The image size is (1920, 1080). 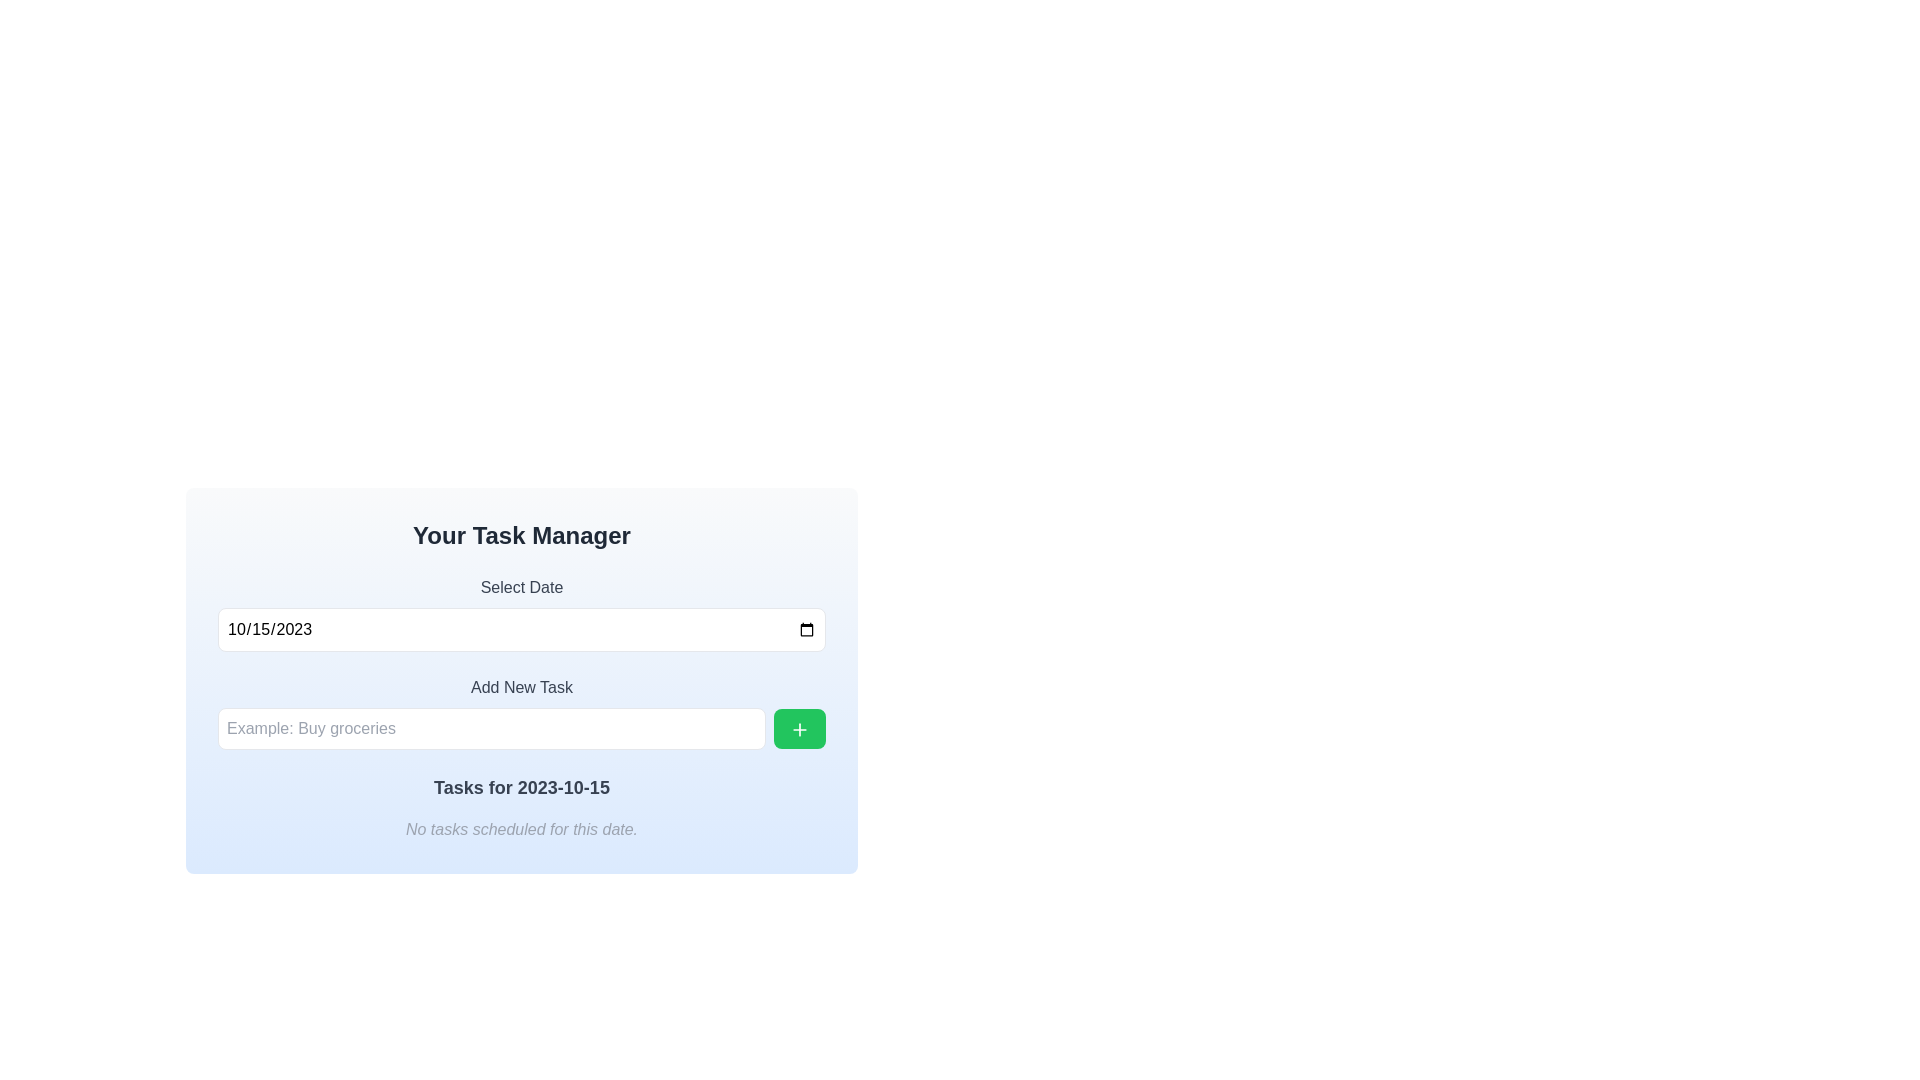 I want to click on the static text message indicating that there are no tasks scheduled for the specified date, located below the header 'Tasks for 2023-10-15', so click(x=522, y=829).